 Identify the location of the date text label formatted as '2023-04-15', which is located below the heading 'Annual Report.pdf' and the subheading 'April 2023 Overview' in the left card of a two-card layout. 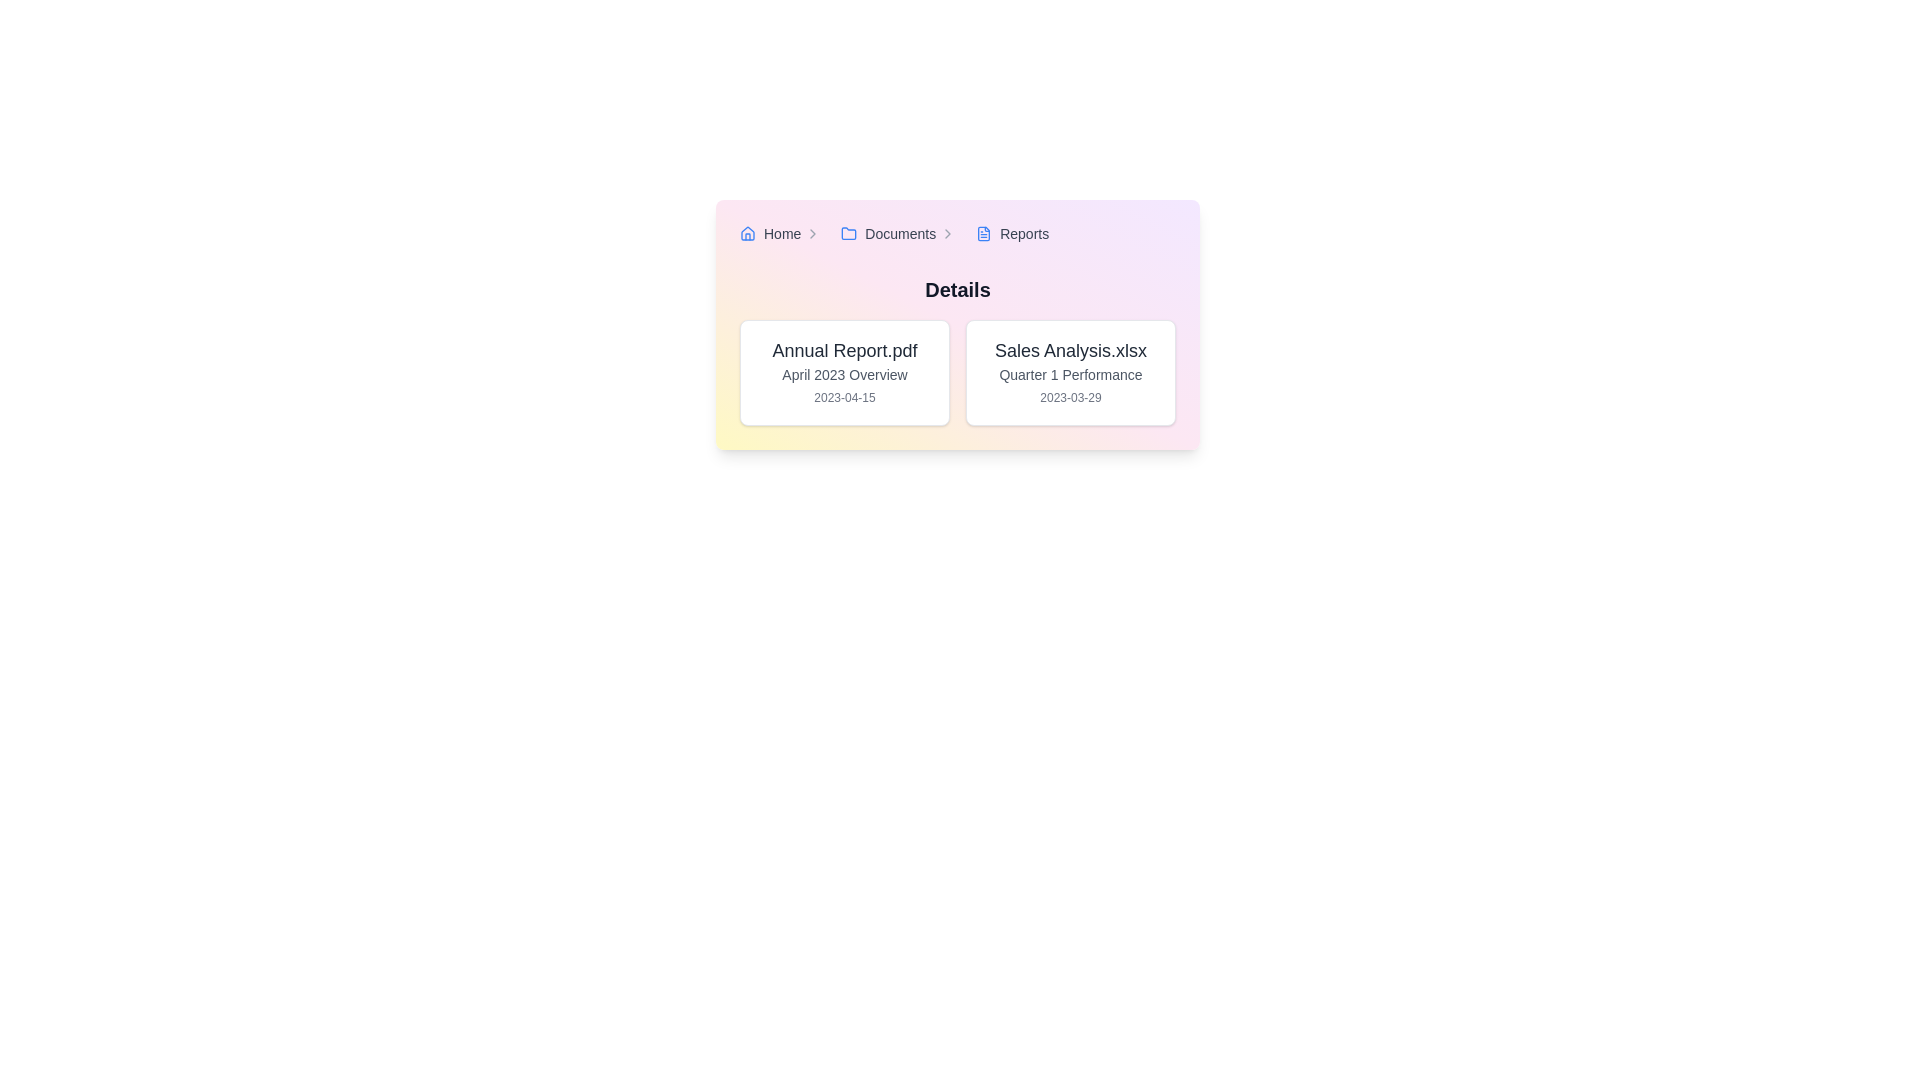
(844, 397).